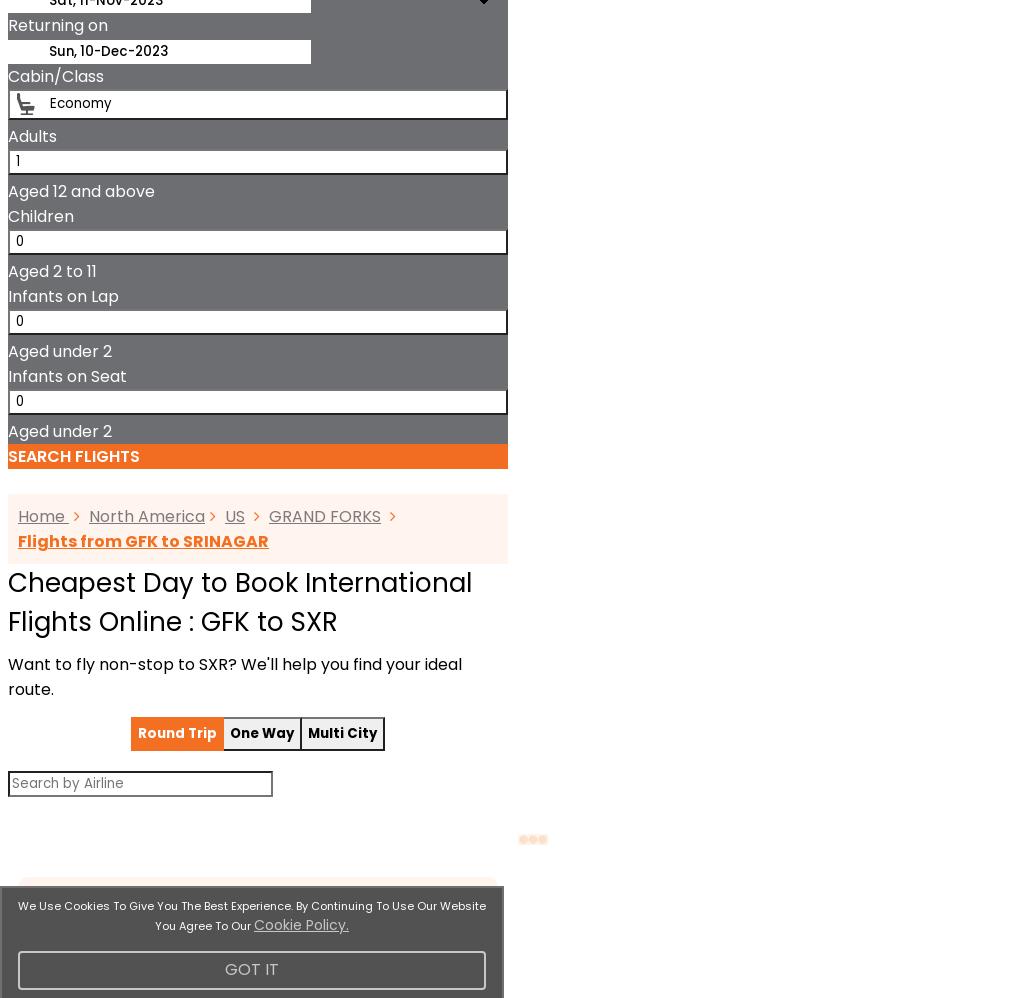 This screenshot has height=998, width=1018. Describe the element at coordinates (177, 733) in the screenshot. I see `'Round Trip'` at that location.